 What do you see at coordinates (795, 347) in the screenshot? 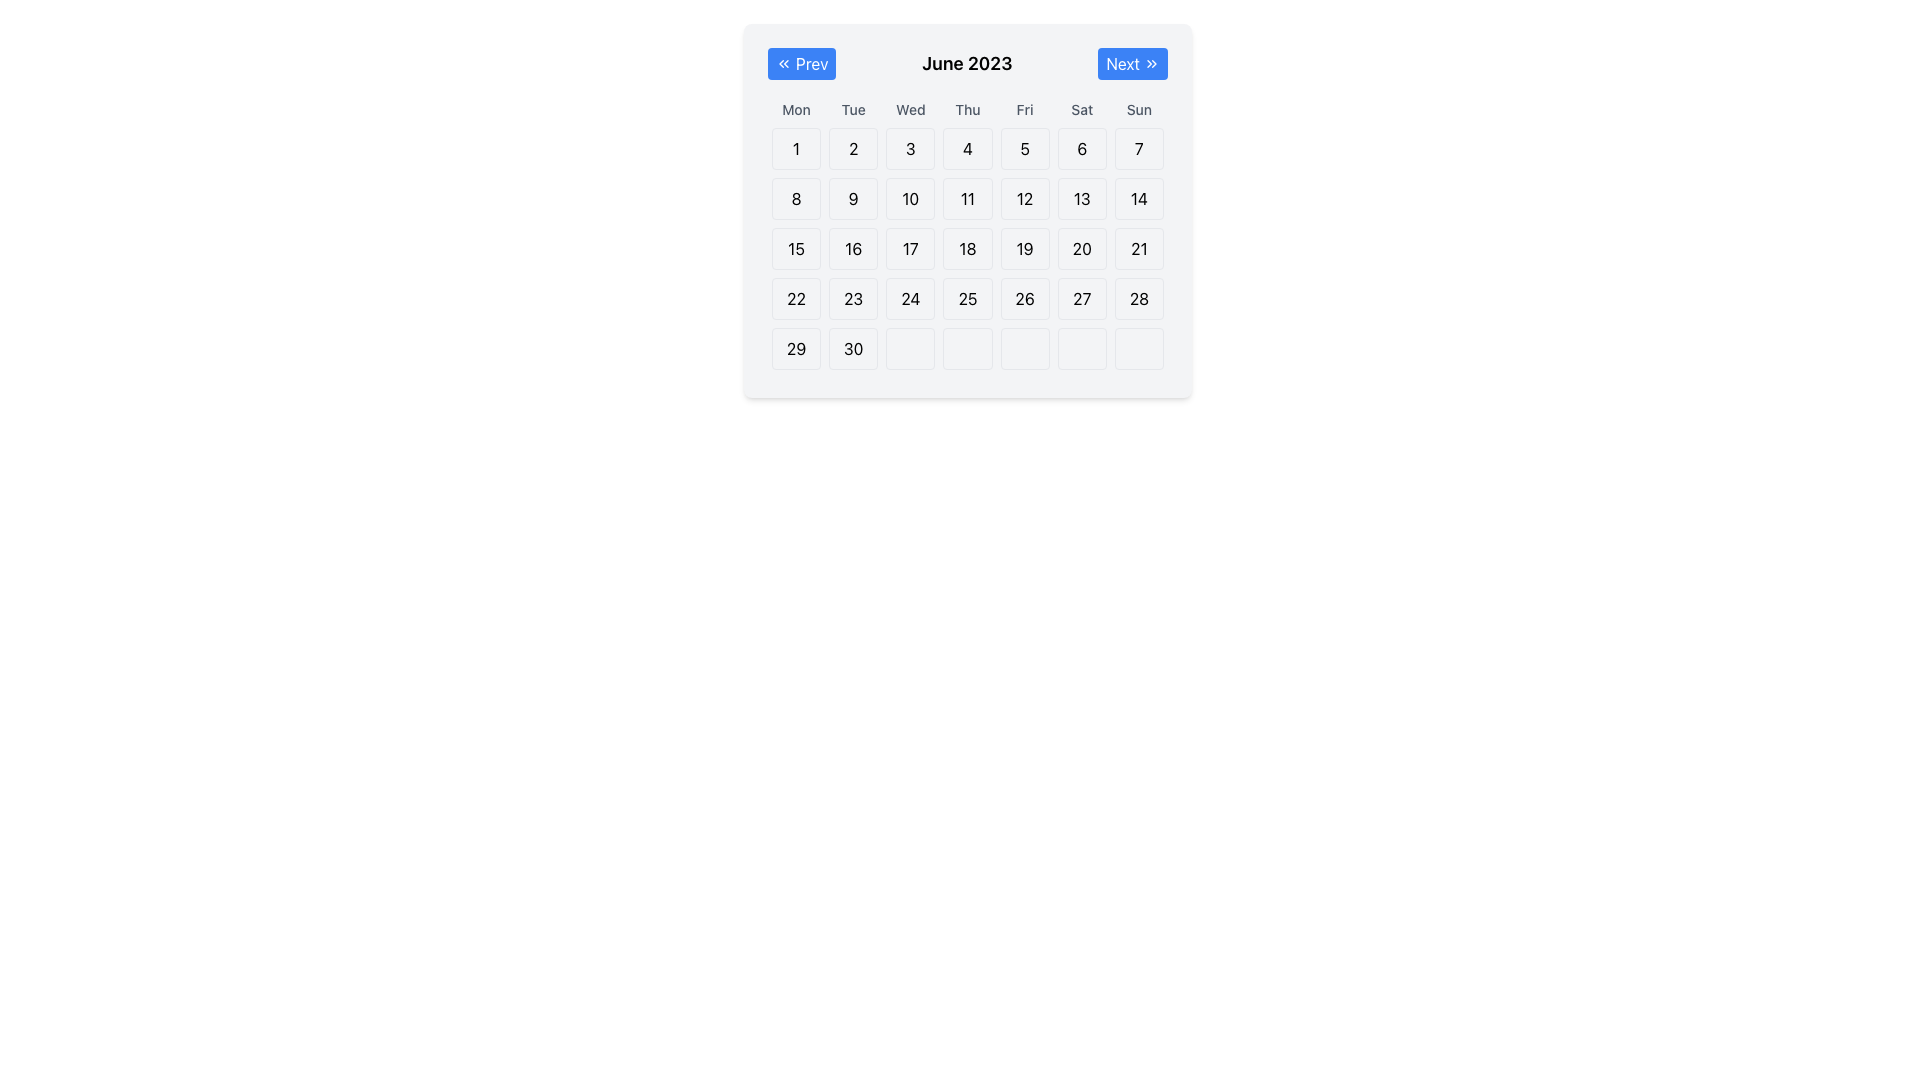
I see `the date selector button for the 29th day of the month` at bounding box center [795, 347].